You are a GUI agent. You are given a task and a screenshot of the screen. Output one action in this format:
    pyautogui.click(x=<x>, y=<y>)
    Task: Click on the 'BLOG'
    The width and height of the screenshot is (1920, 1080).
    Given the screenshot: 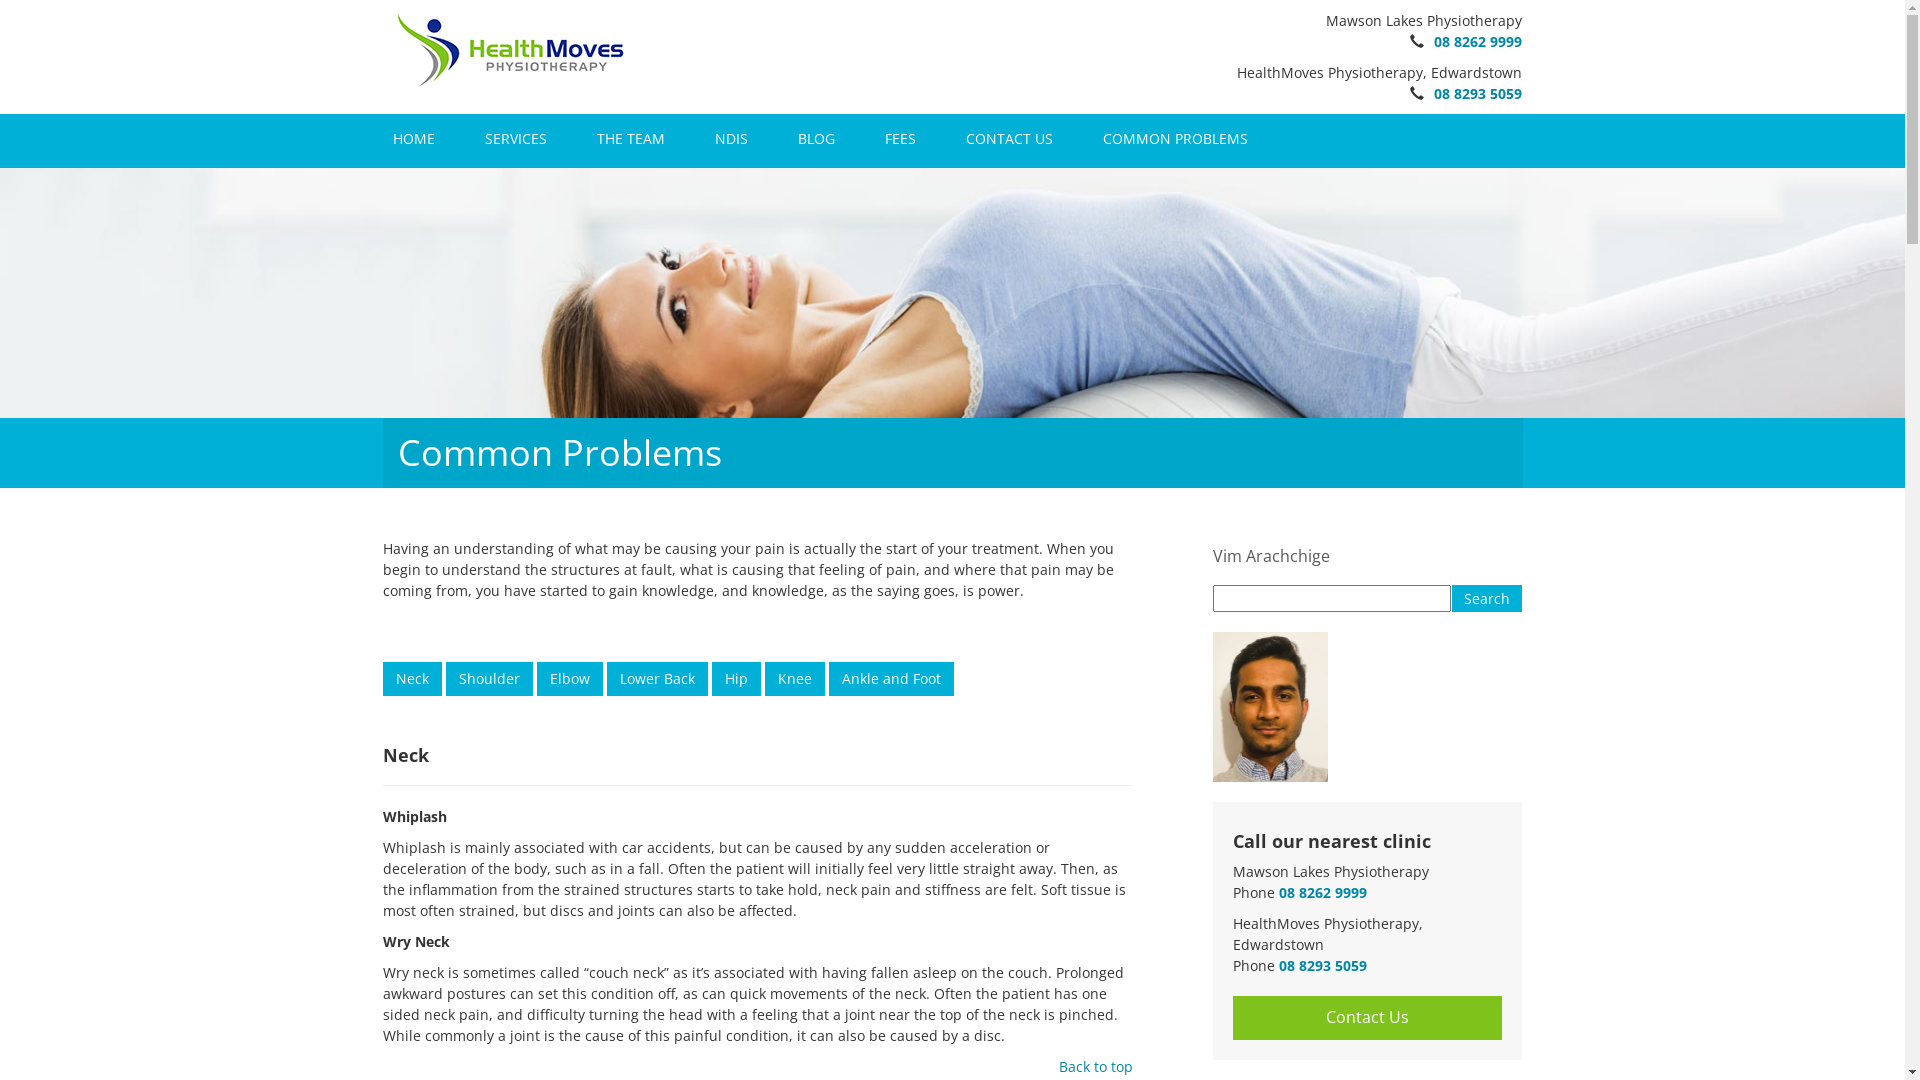 What is the action you would take?
    pyautogui.click(x=816, y=137)
    